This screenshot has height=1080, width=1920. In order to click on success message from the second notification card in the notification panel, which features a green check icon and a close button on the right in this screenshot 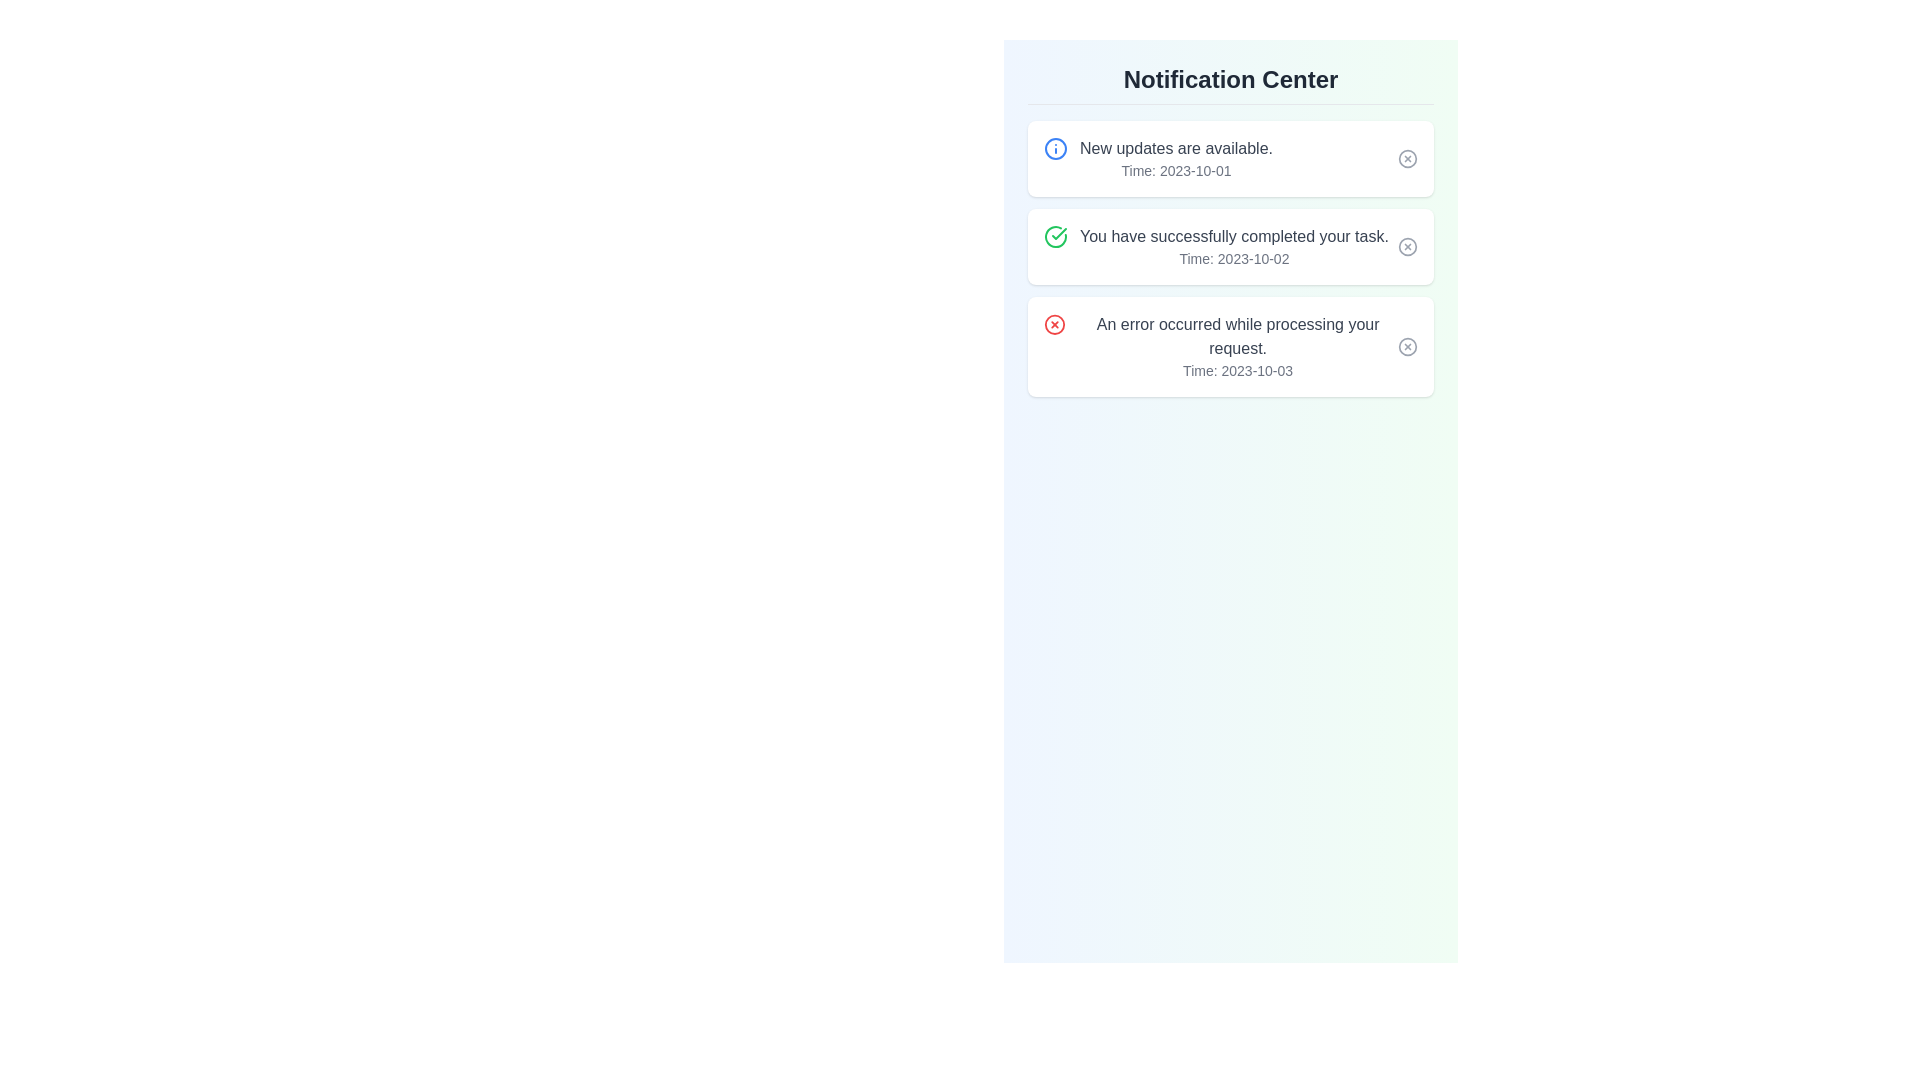, I will do `click(1229, 245)`.